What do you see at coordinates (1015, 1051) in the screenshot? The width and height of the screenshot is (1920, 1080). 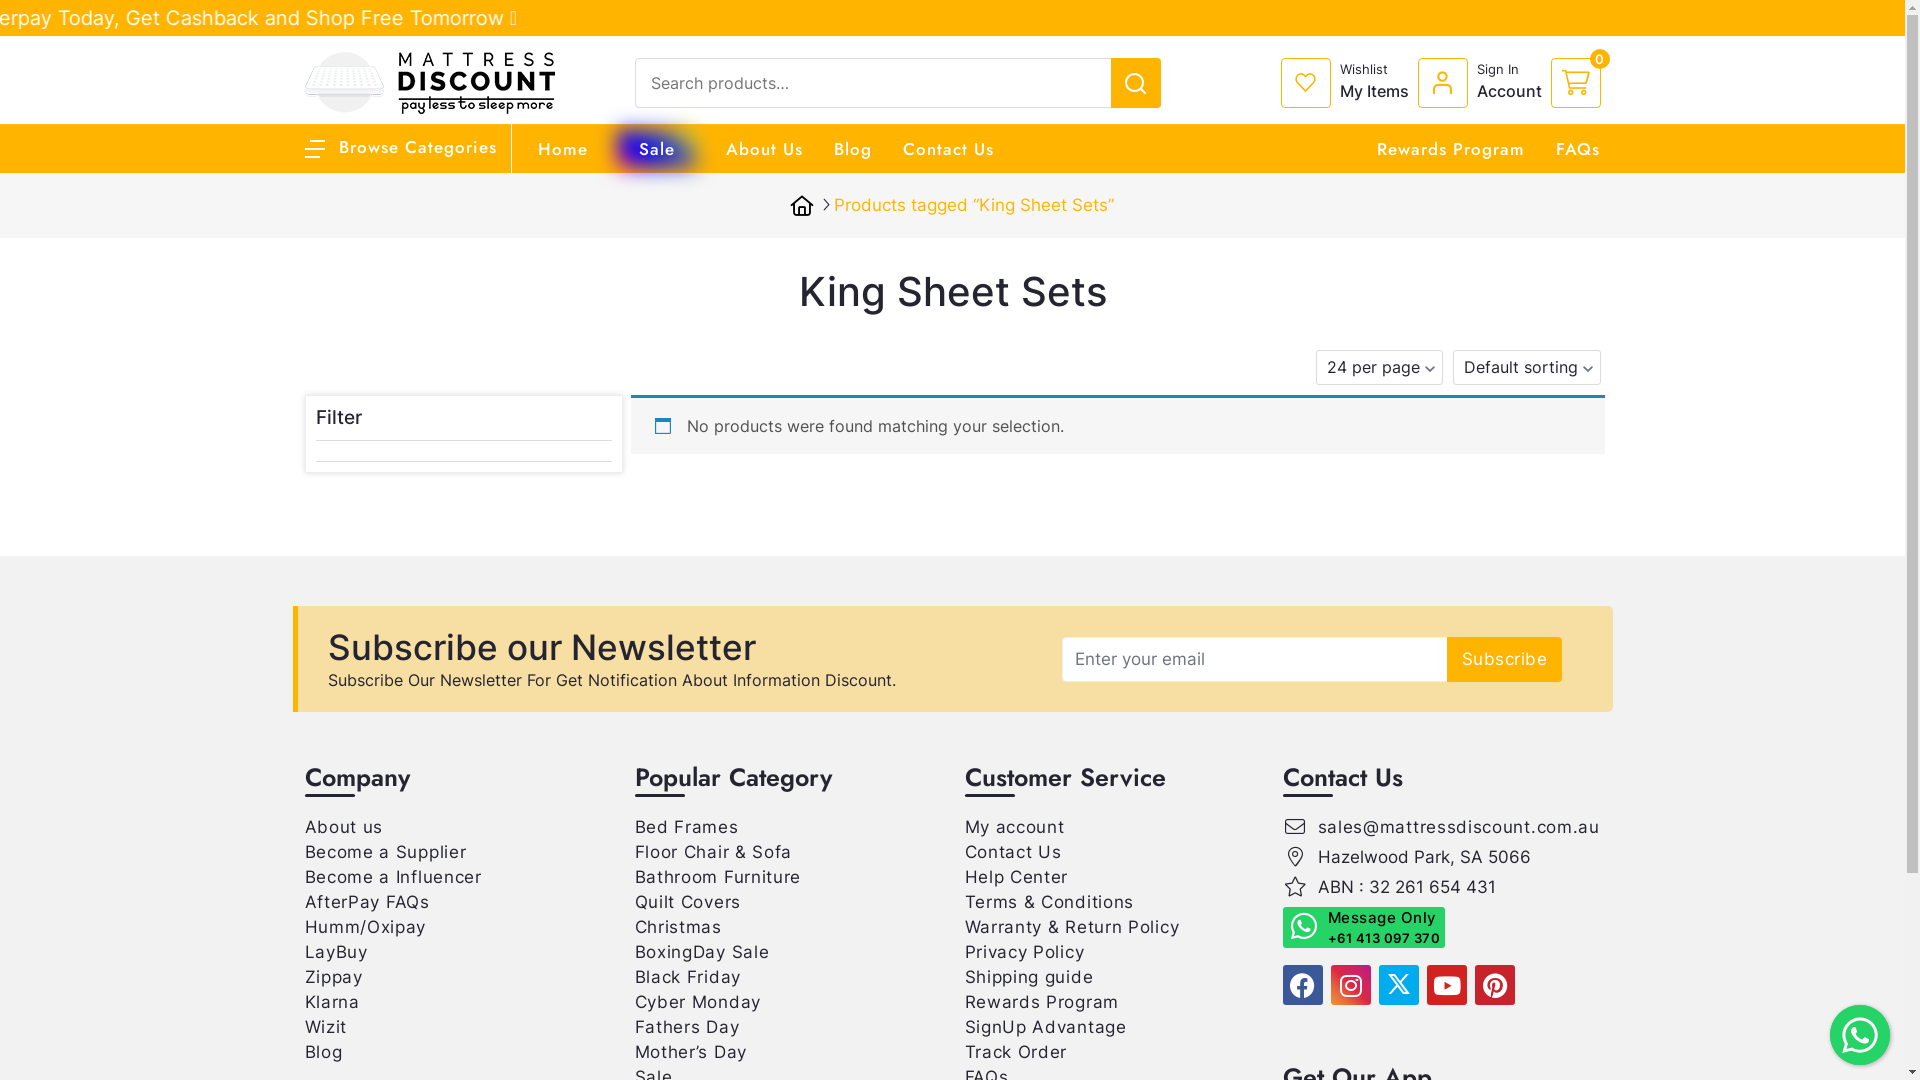 I see `'Track Order'` at bounding box center [1015, 1051].